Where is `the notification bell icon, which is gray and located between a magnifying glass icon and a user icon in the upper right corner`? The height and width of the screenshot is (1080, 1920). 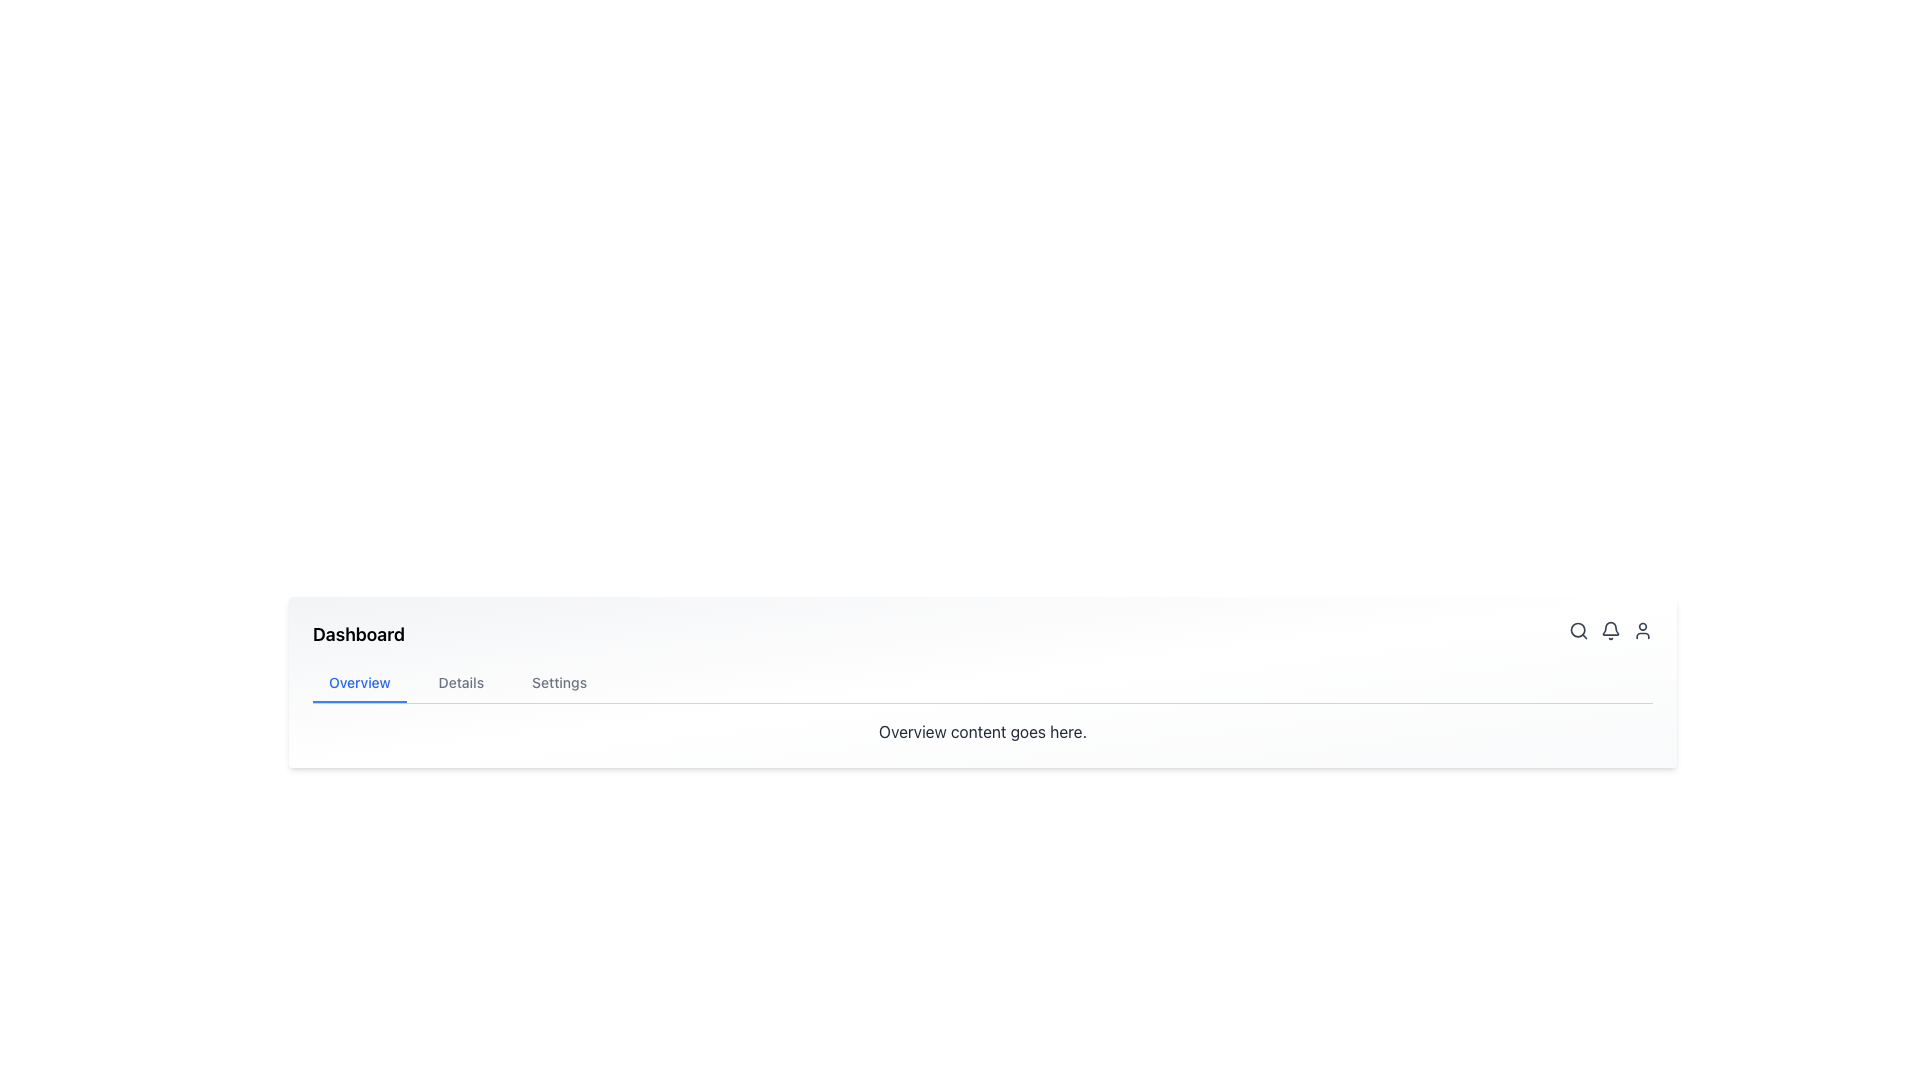 the notification bell icon, which is gray and located between a magnifying glass icon and a user icon in the upper right corner is located at coordinates (1611, 635).